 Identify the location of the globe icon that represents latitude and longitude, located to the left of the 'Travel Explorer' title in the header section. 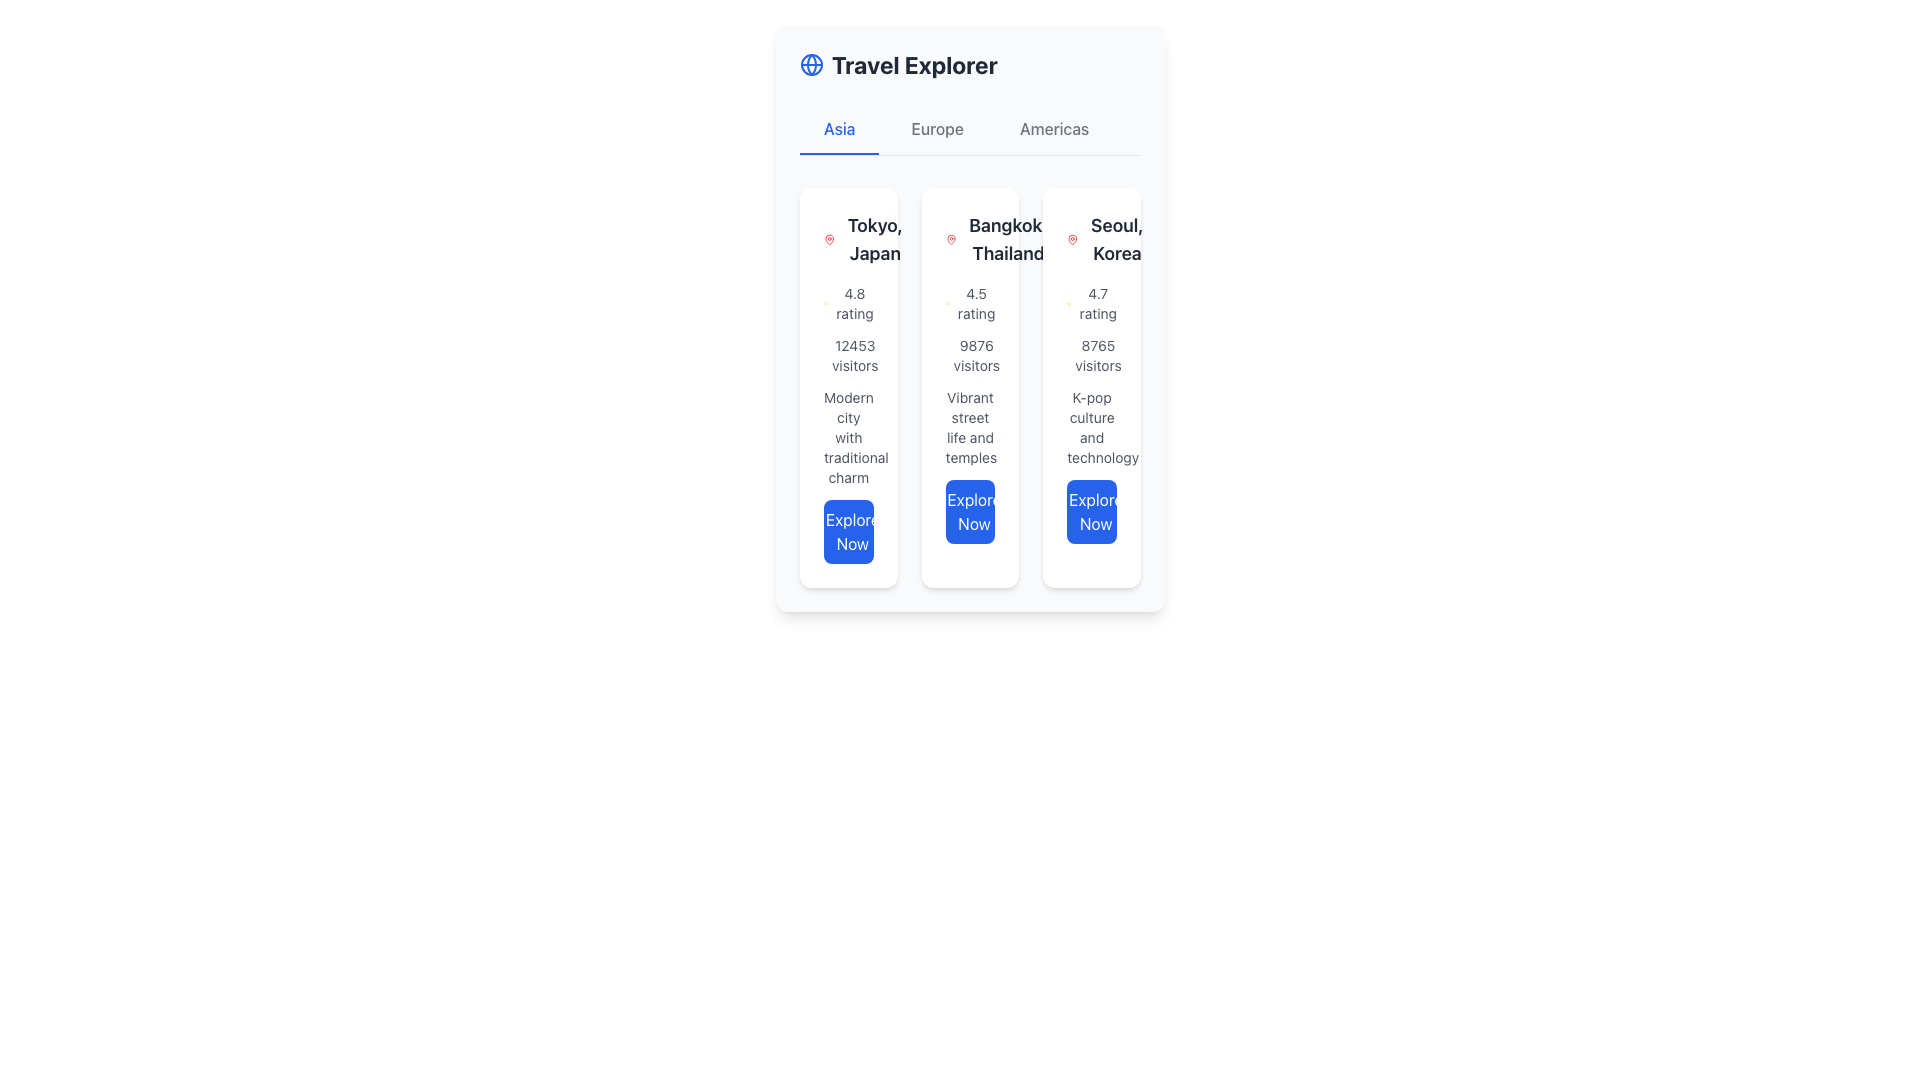
(811, 64).